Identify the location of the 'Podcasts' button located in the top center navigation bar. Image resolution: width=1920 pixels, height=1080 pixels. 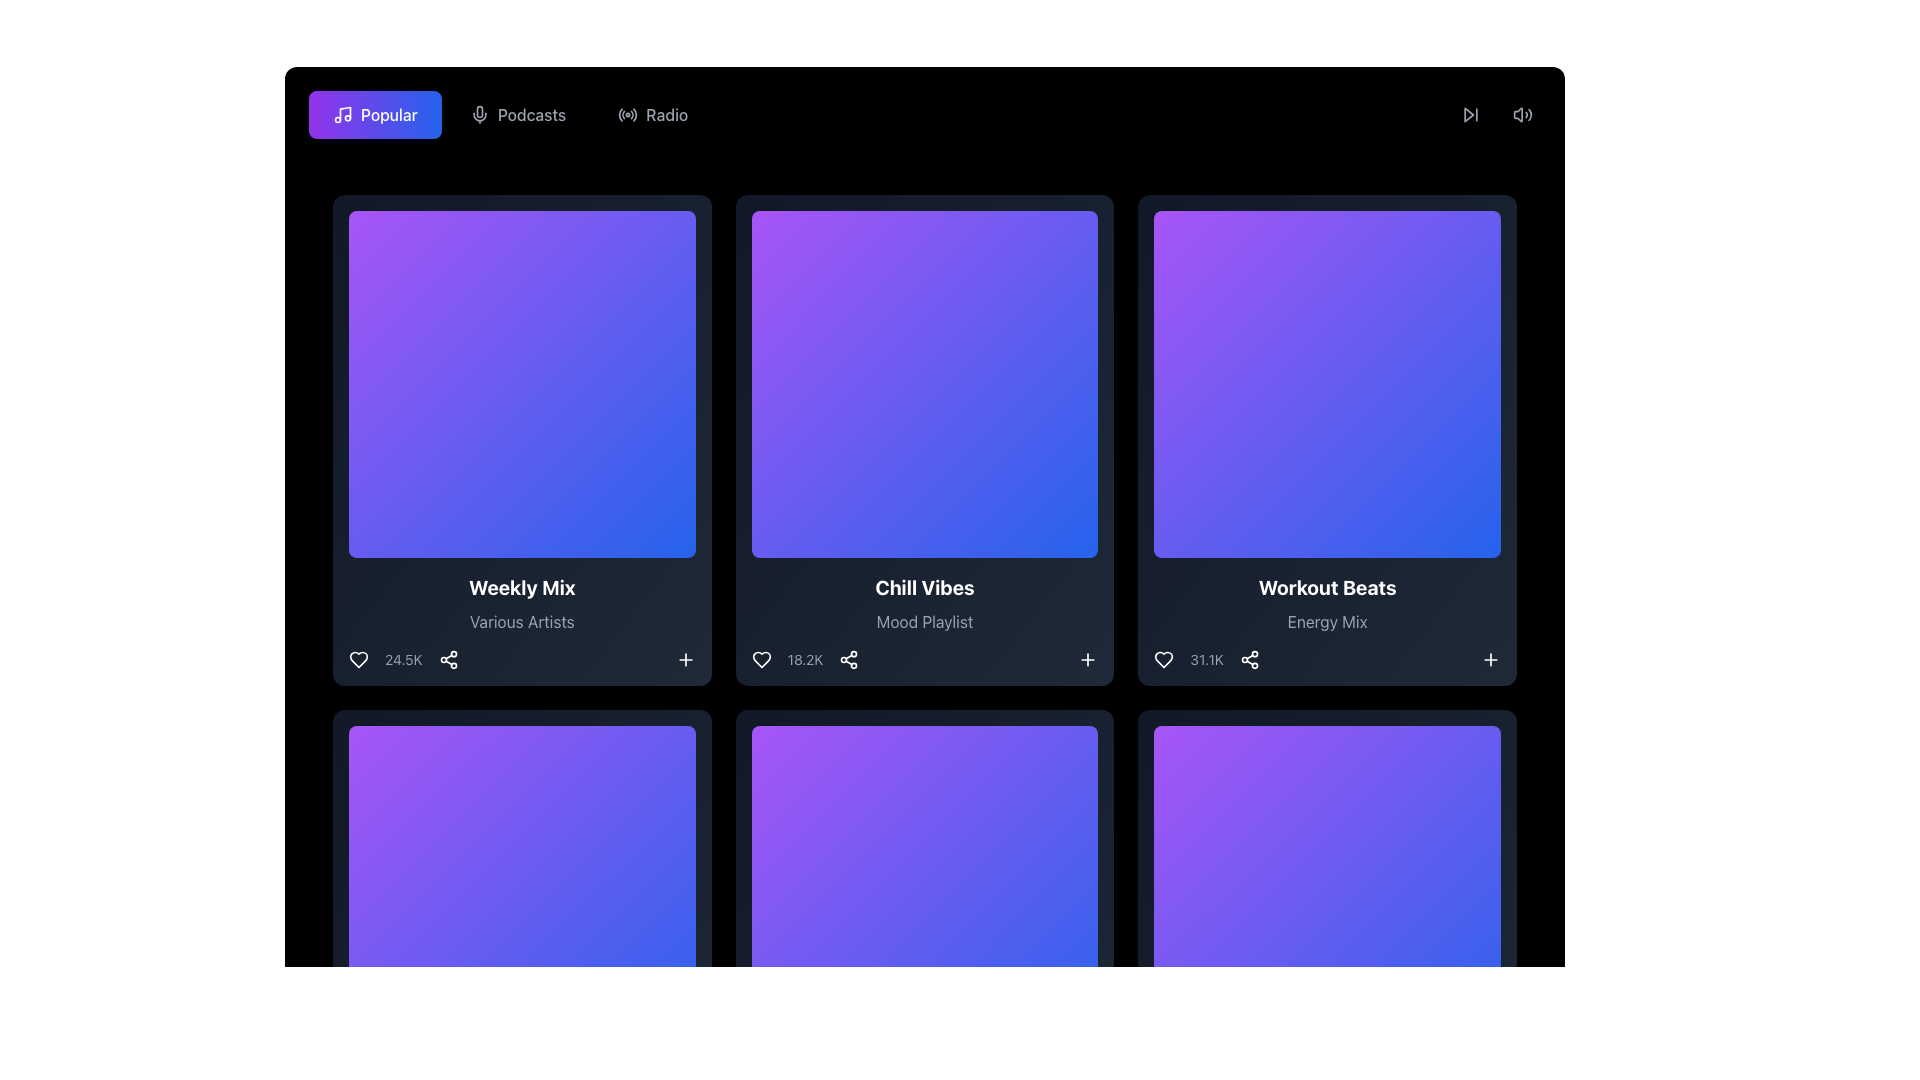
(518, 115).